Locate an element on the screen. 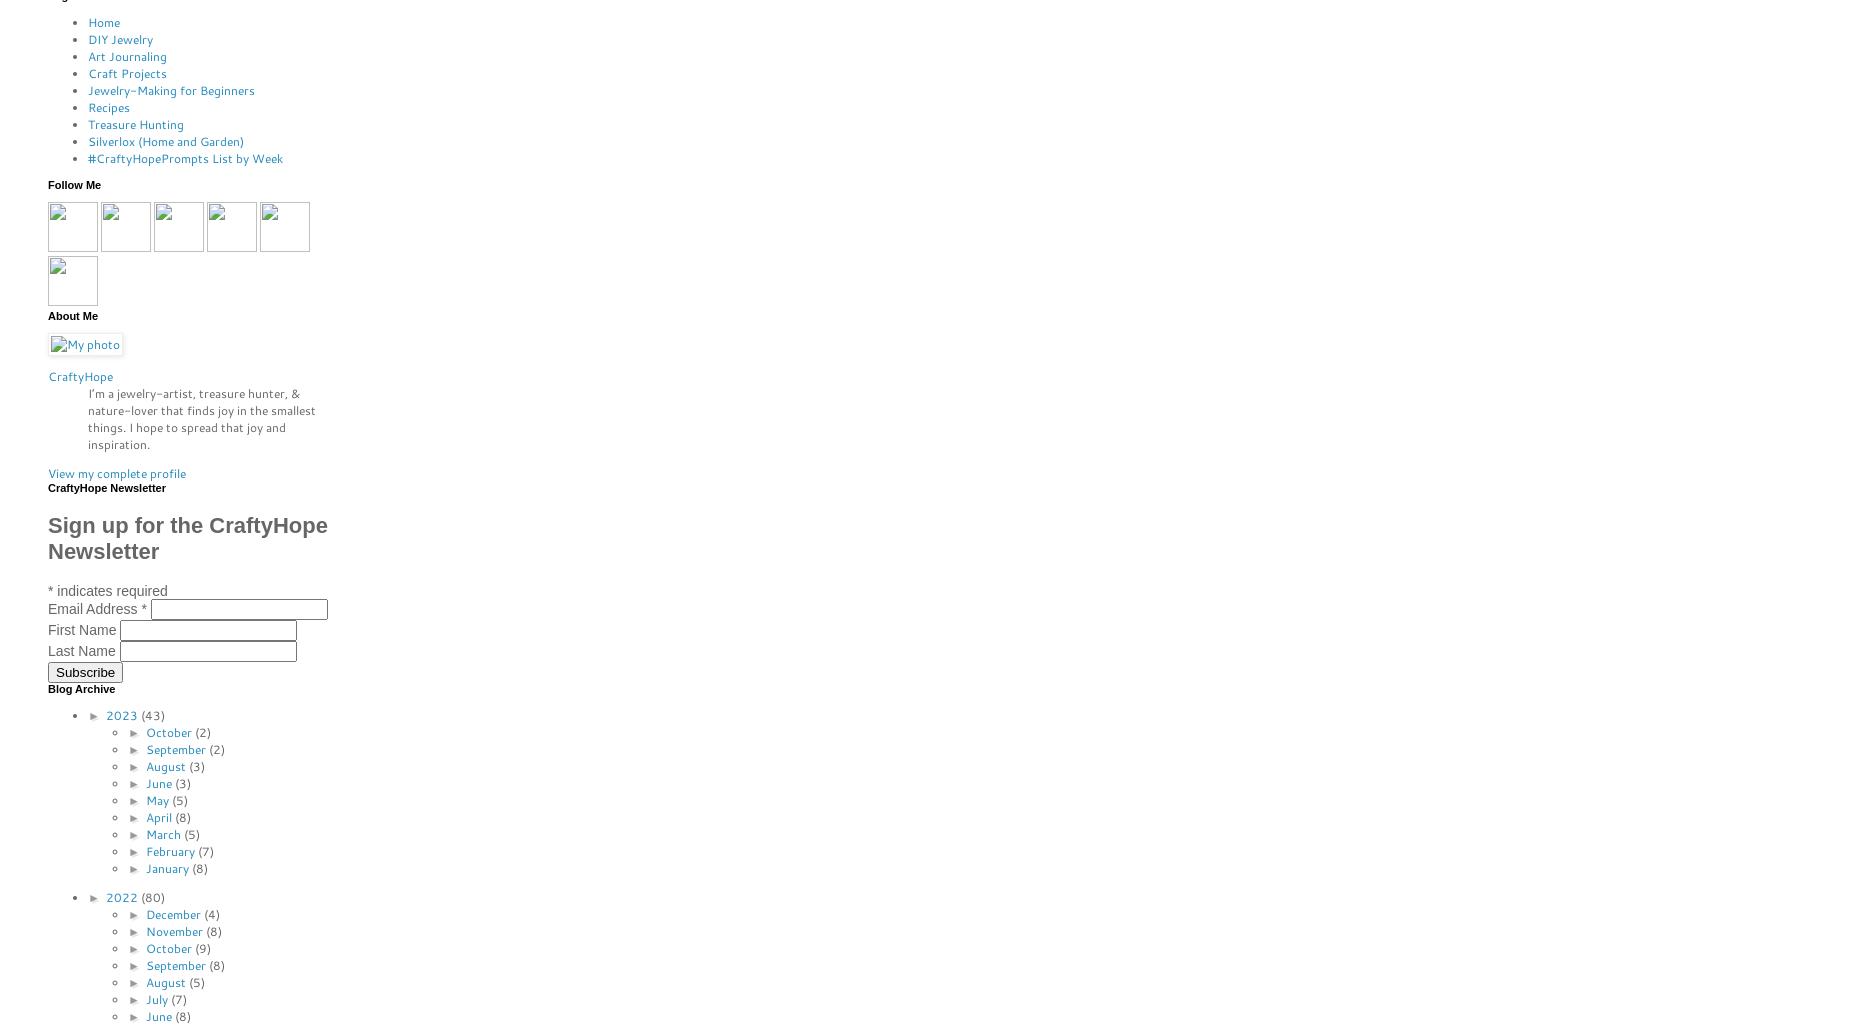 Image resolution: width=1858 pixels, height=1025 pixels. 'February' is located at coordinates (170, 850).